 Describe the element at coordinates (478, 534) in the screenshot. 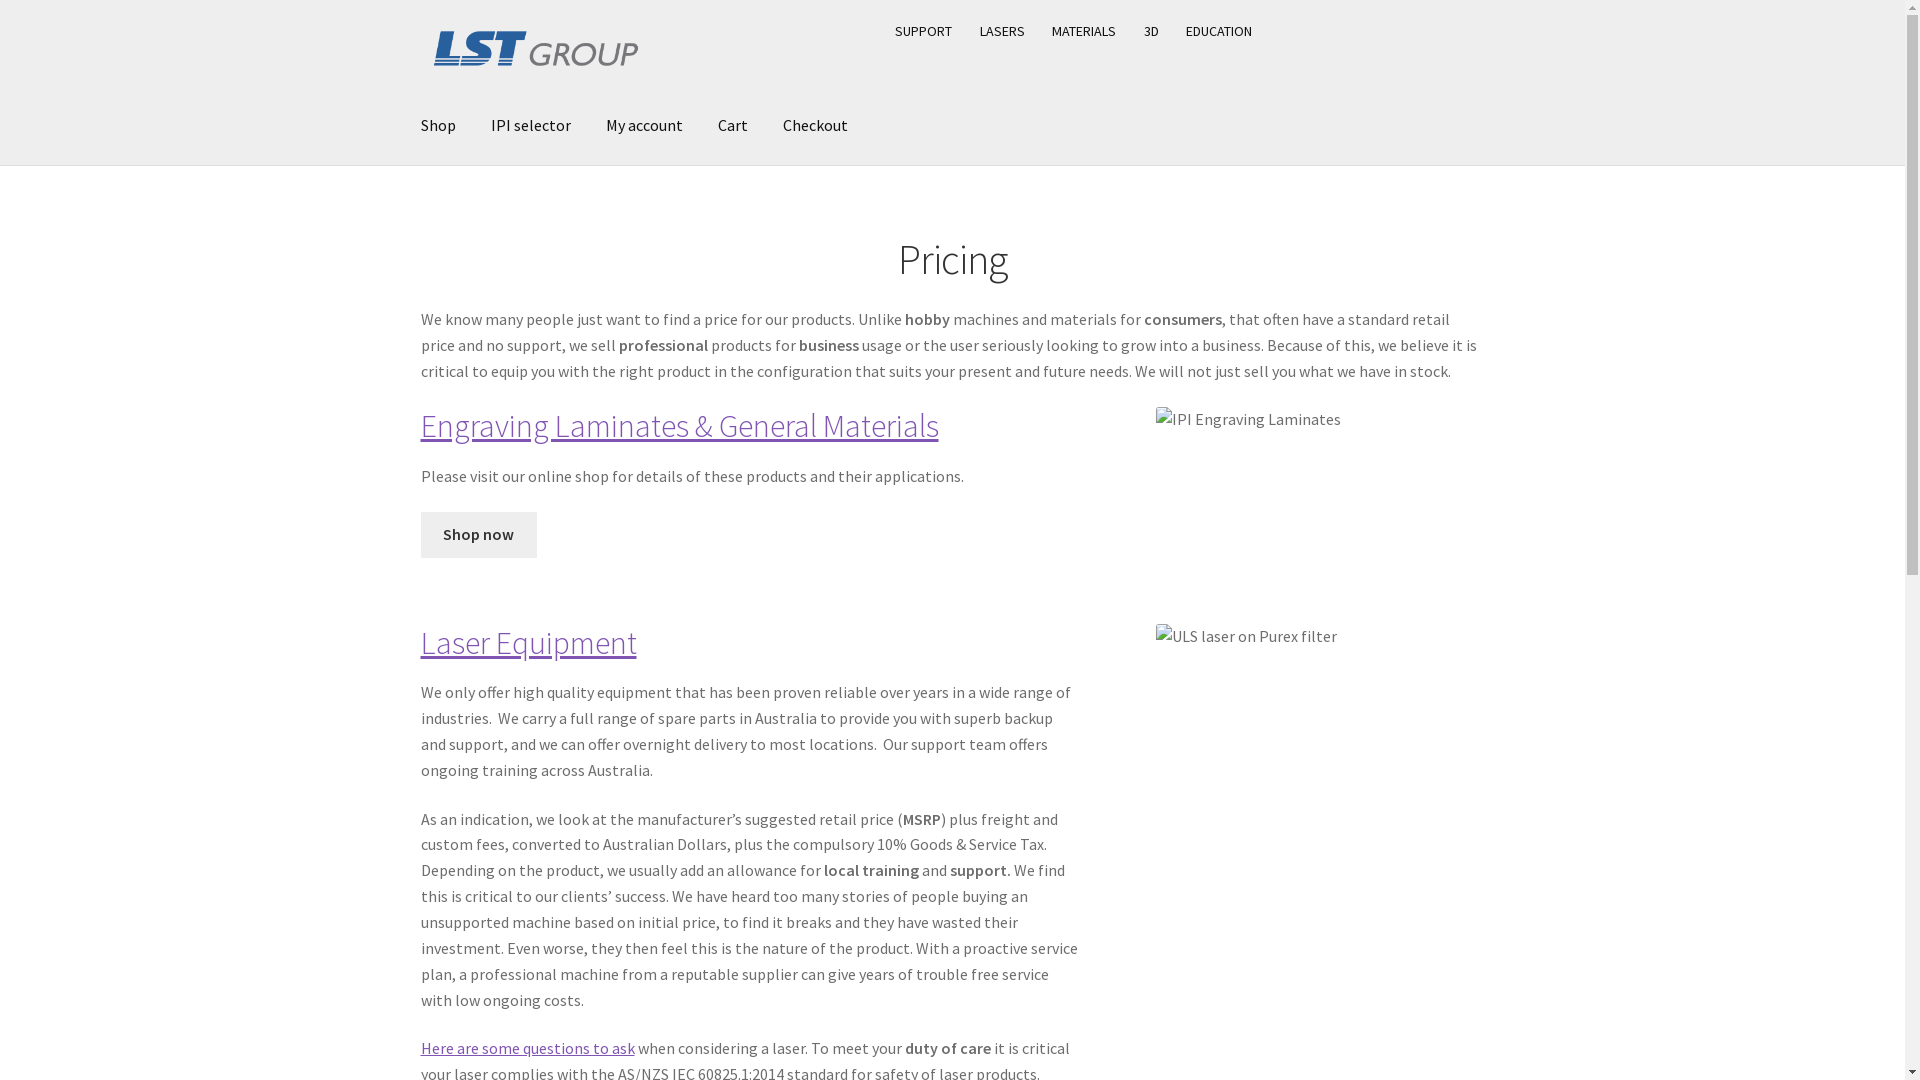

I see `'Shop now'` at that location.